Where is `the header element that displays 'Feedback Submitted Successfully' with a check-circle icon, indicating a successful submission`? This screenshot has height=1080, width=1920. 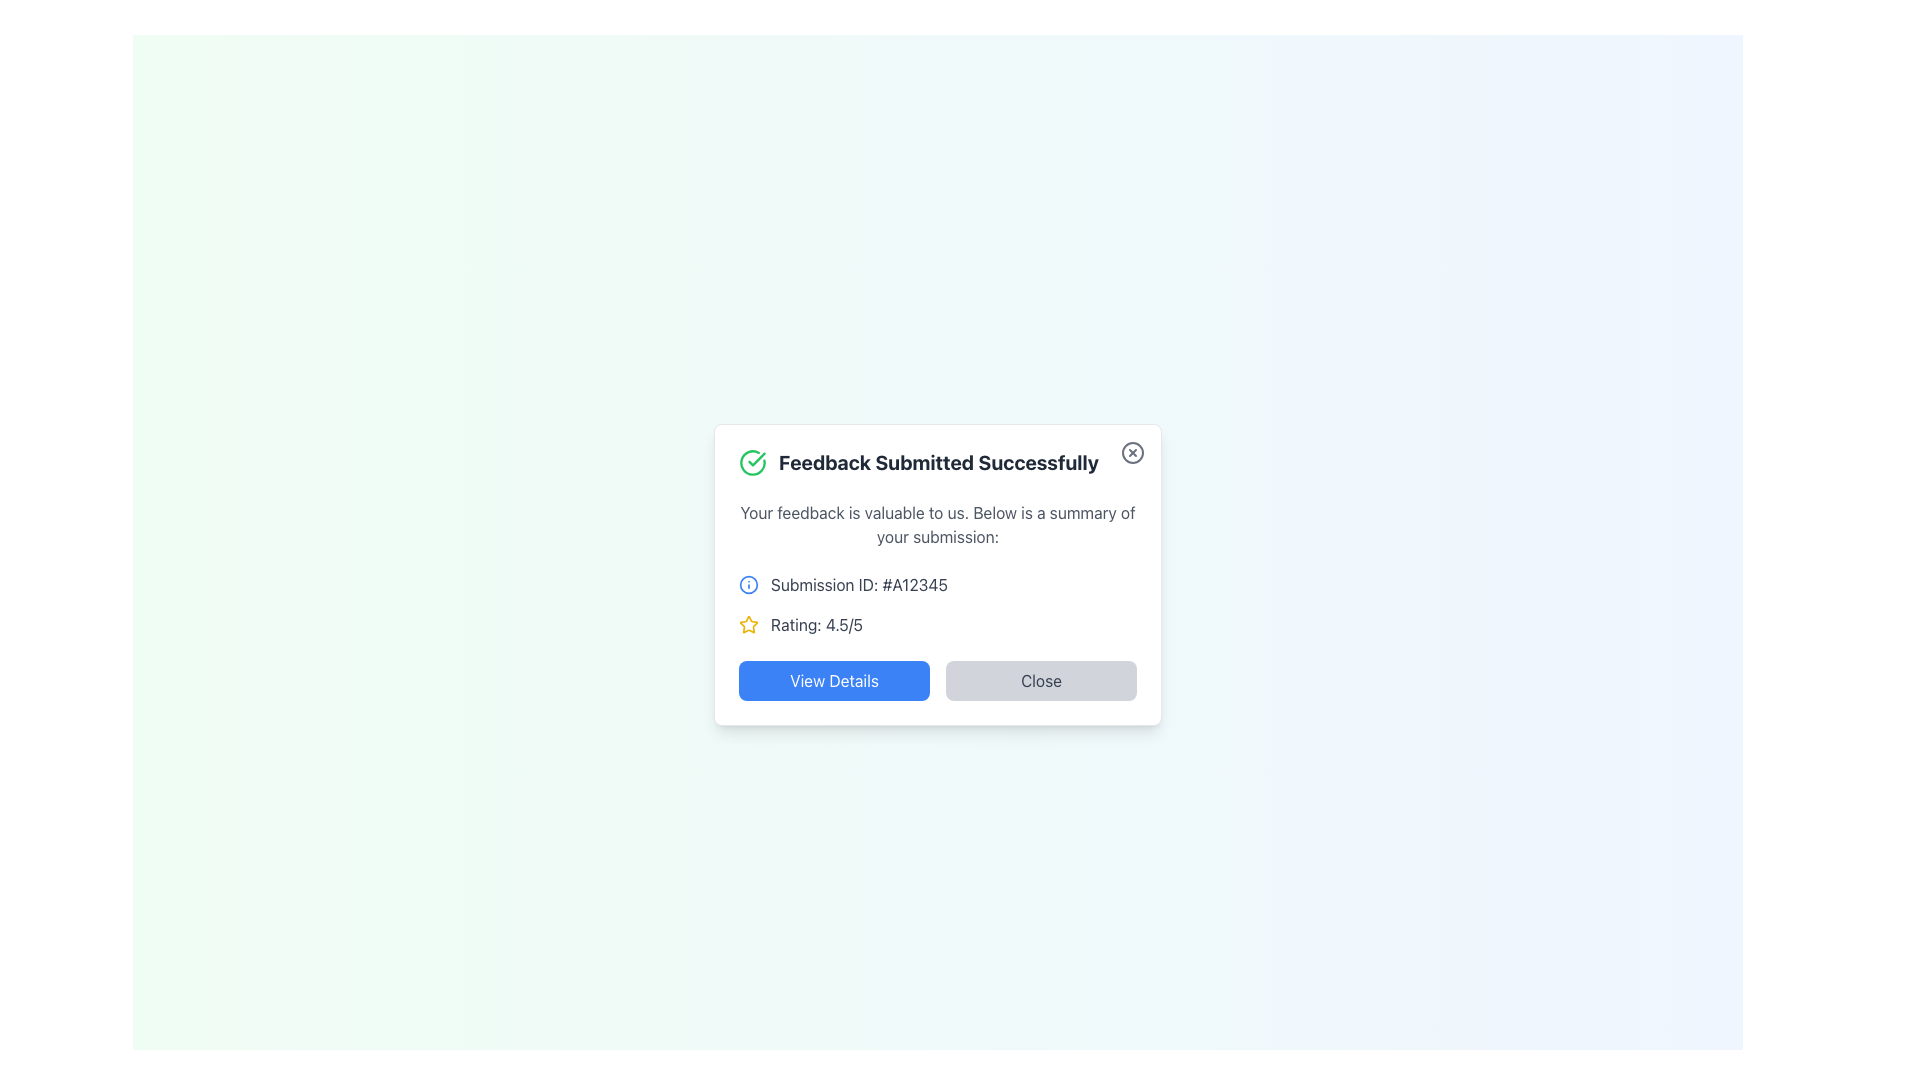 the header element that displays 'Feedback Submitted Successfully' with a check-circle icon, indicating a successful submission is located at coordinates (936, 462).